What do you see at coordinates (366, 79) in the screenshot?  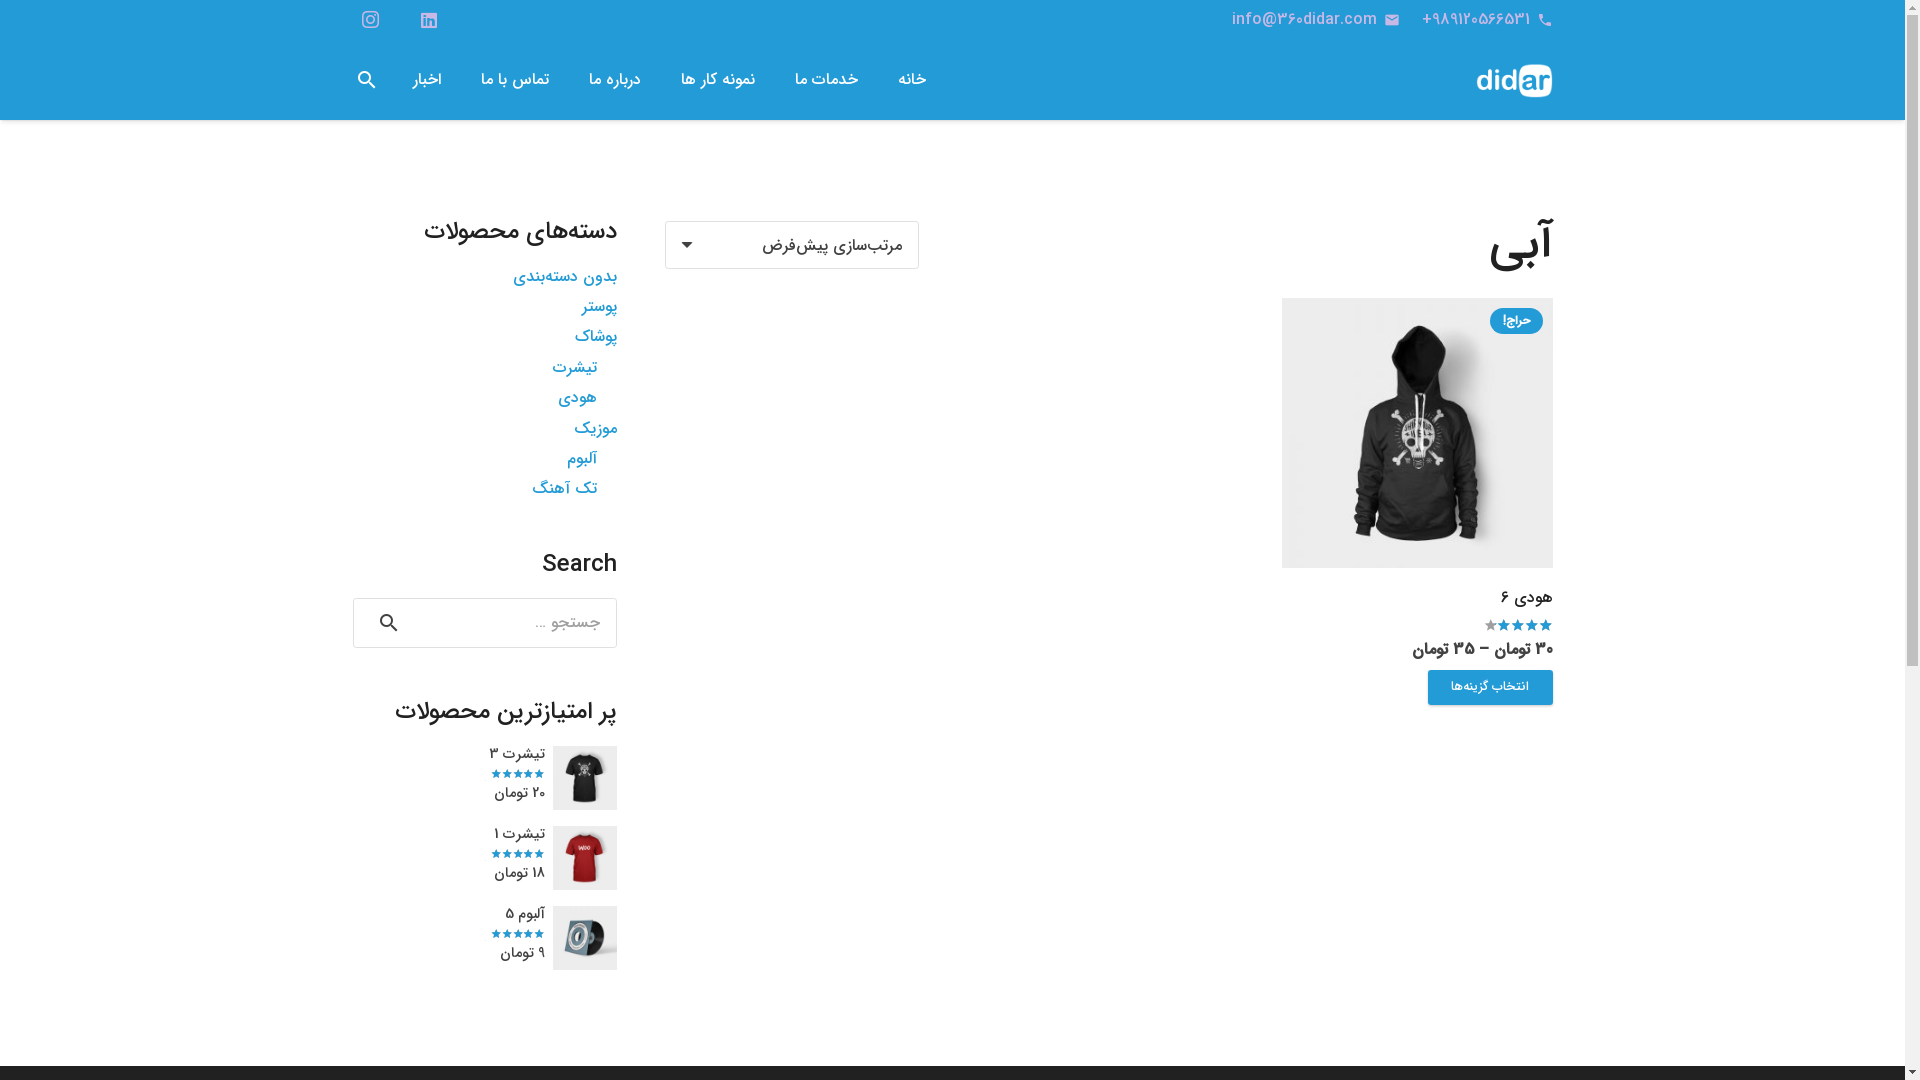 I see `'search'` at bounding box center [366, 79].